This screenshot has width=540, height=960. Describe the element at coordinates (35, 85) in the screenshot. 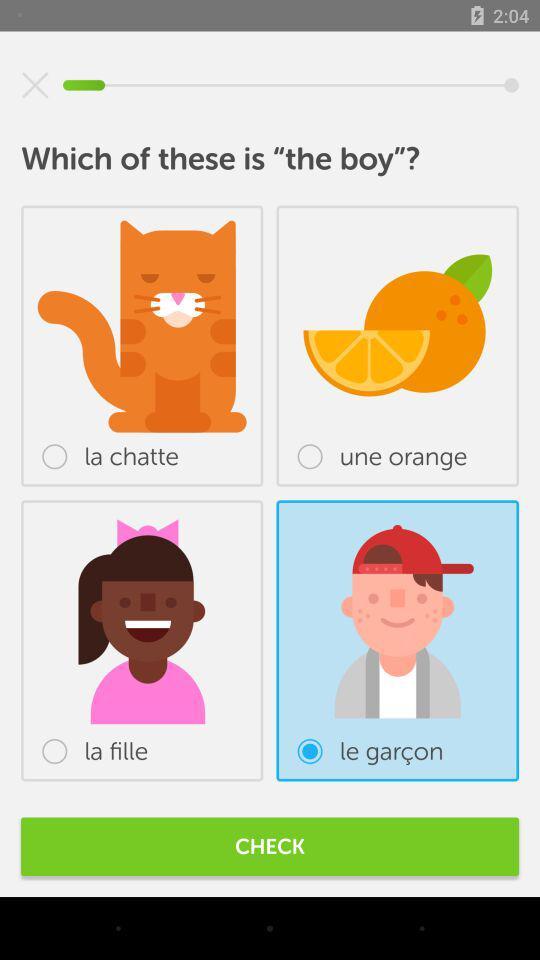

I see `the star icon` at that location.